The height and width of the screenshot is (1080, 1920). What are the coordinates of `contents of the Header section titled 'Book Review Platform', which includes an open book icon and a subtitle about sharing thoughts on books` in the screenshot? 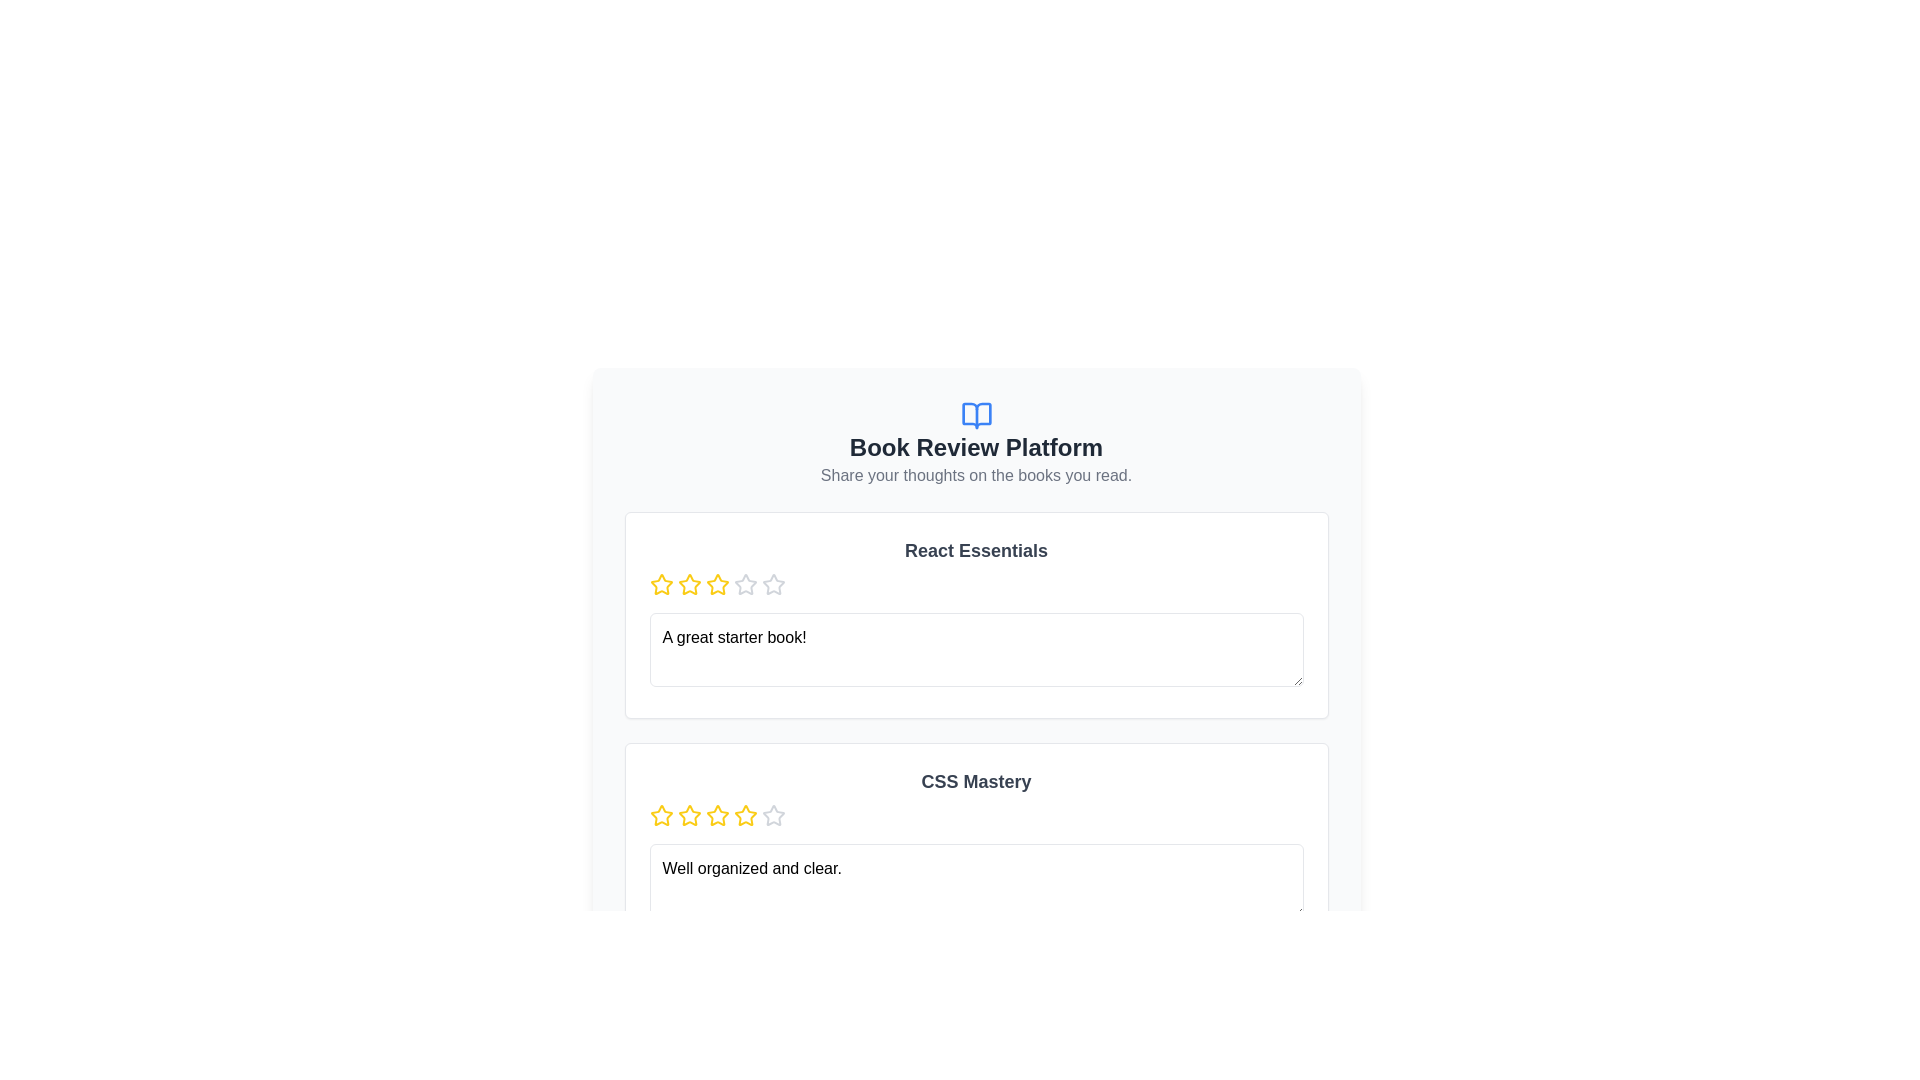 It's located at (976, 442).